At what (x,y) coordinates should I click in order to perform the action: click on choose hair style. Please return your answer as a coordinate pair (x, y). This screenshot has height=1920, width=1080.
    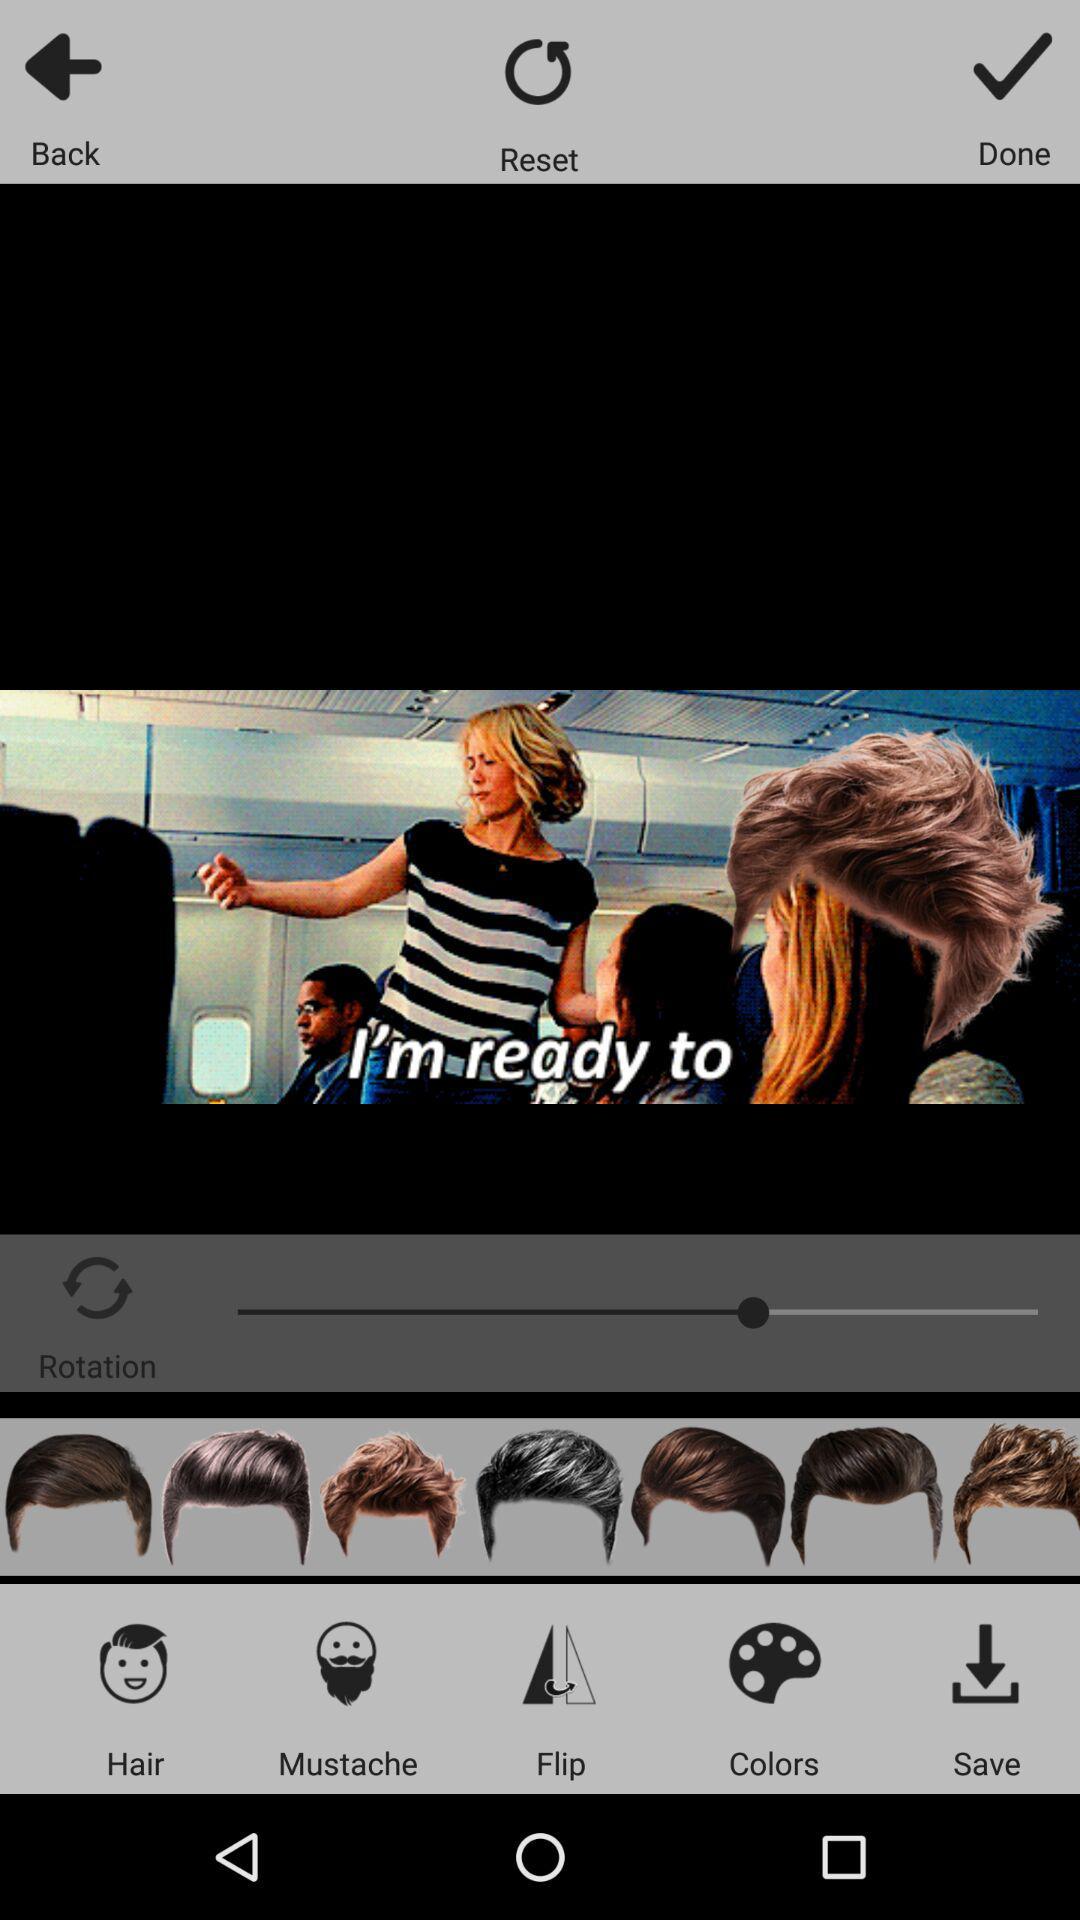
    Looking at the image, I should click on (135, 1662).